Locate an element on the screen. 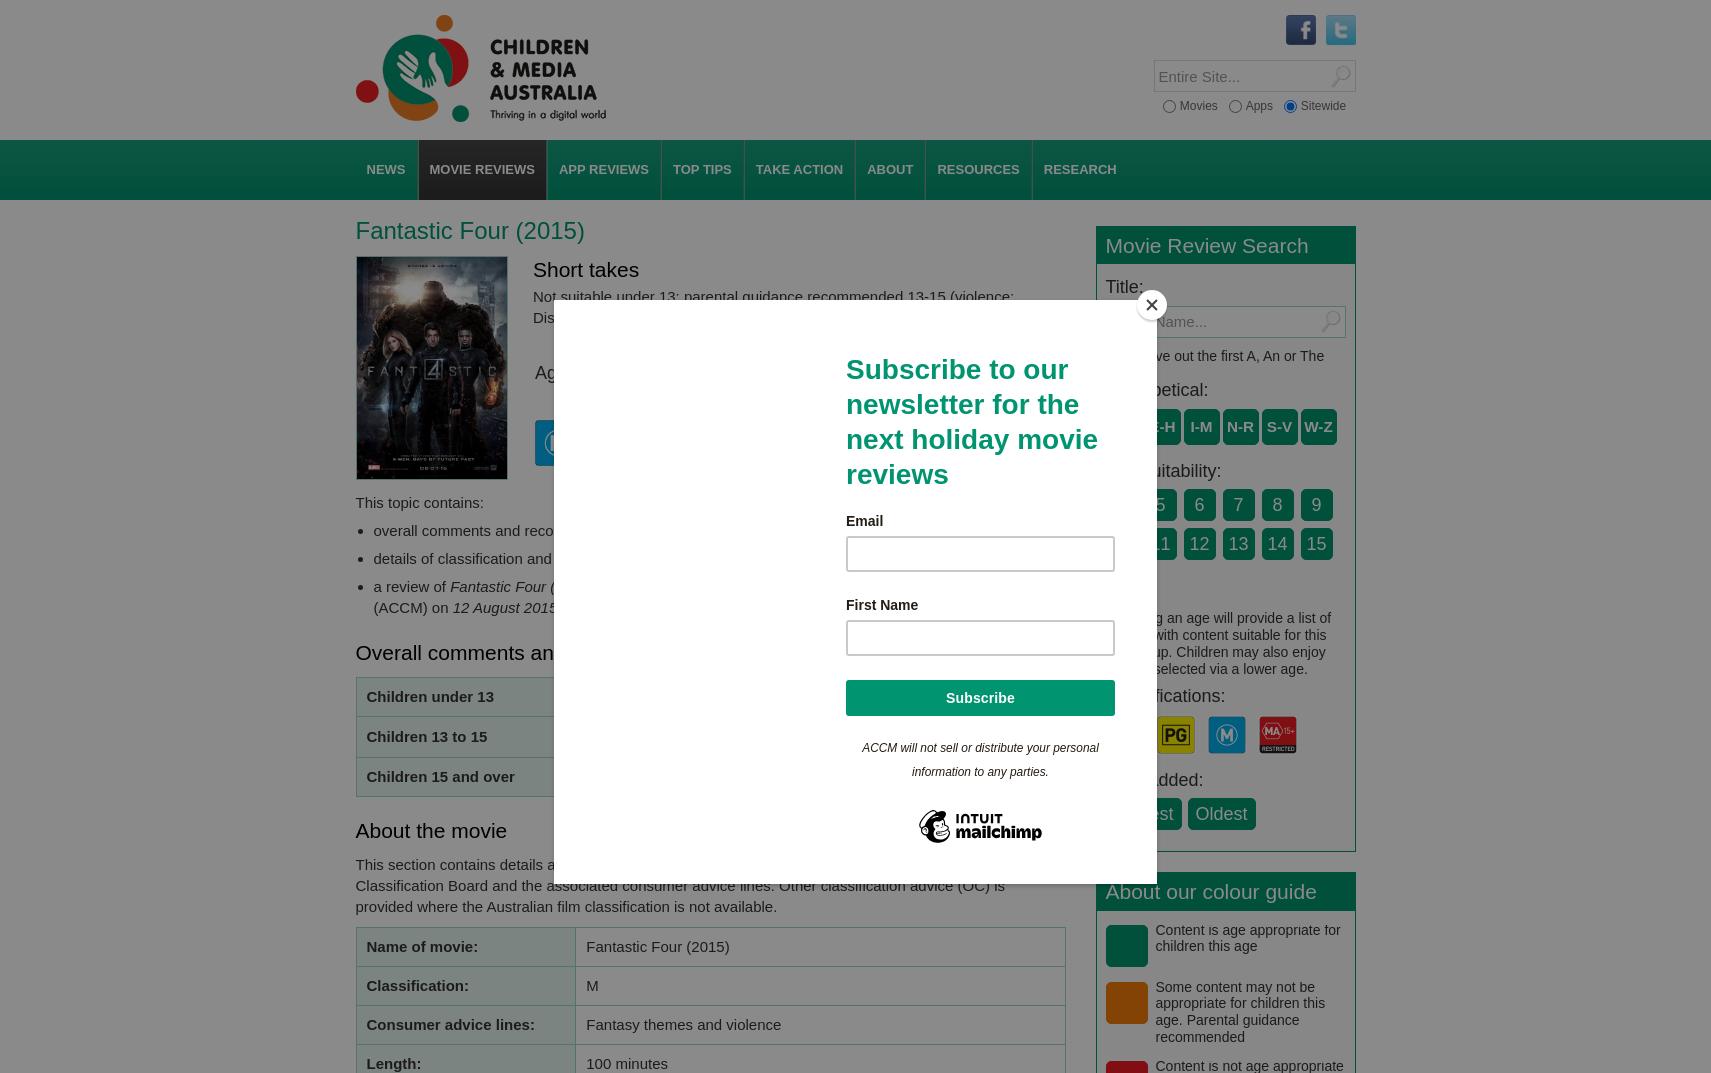  'Not suitable due to violence and disturbing scenes' is located at coordinates (585, 696).